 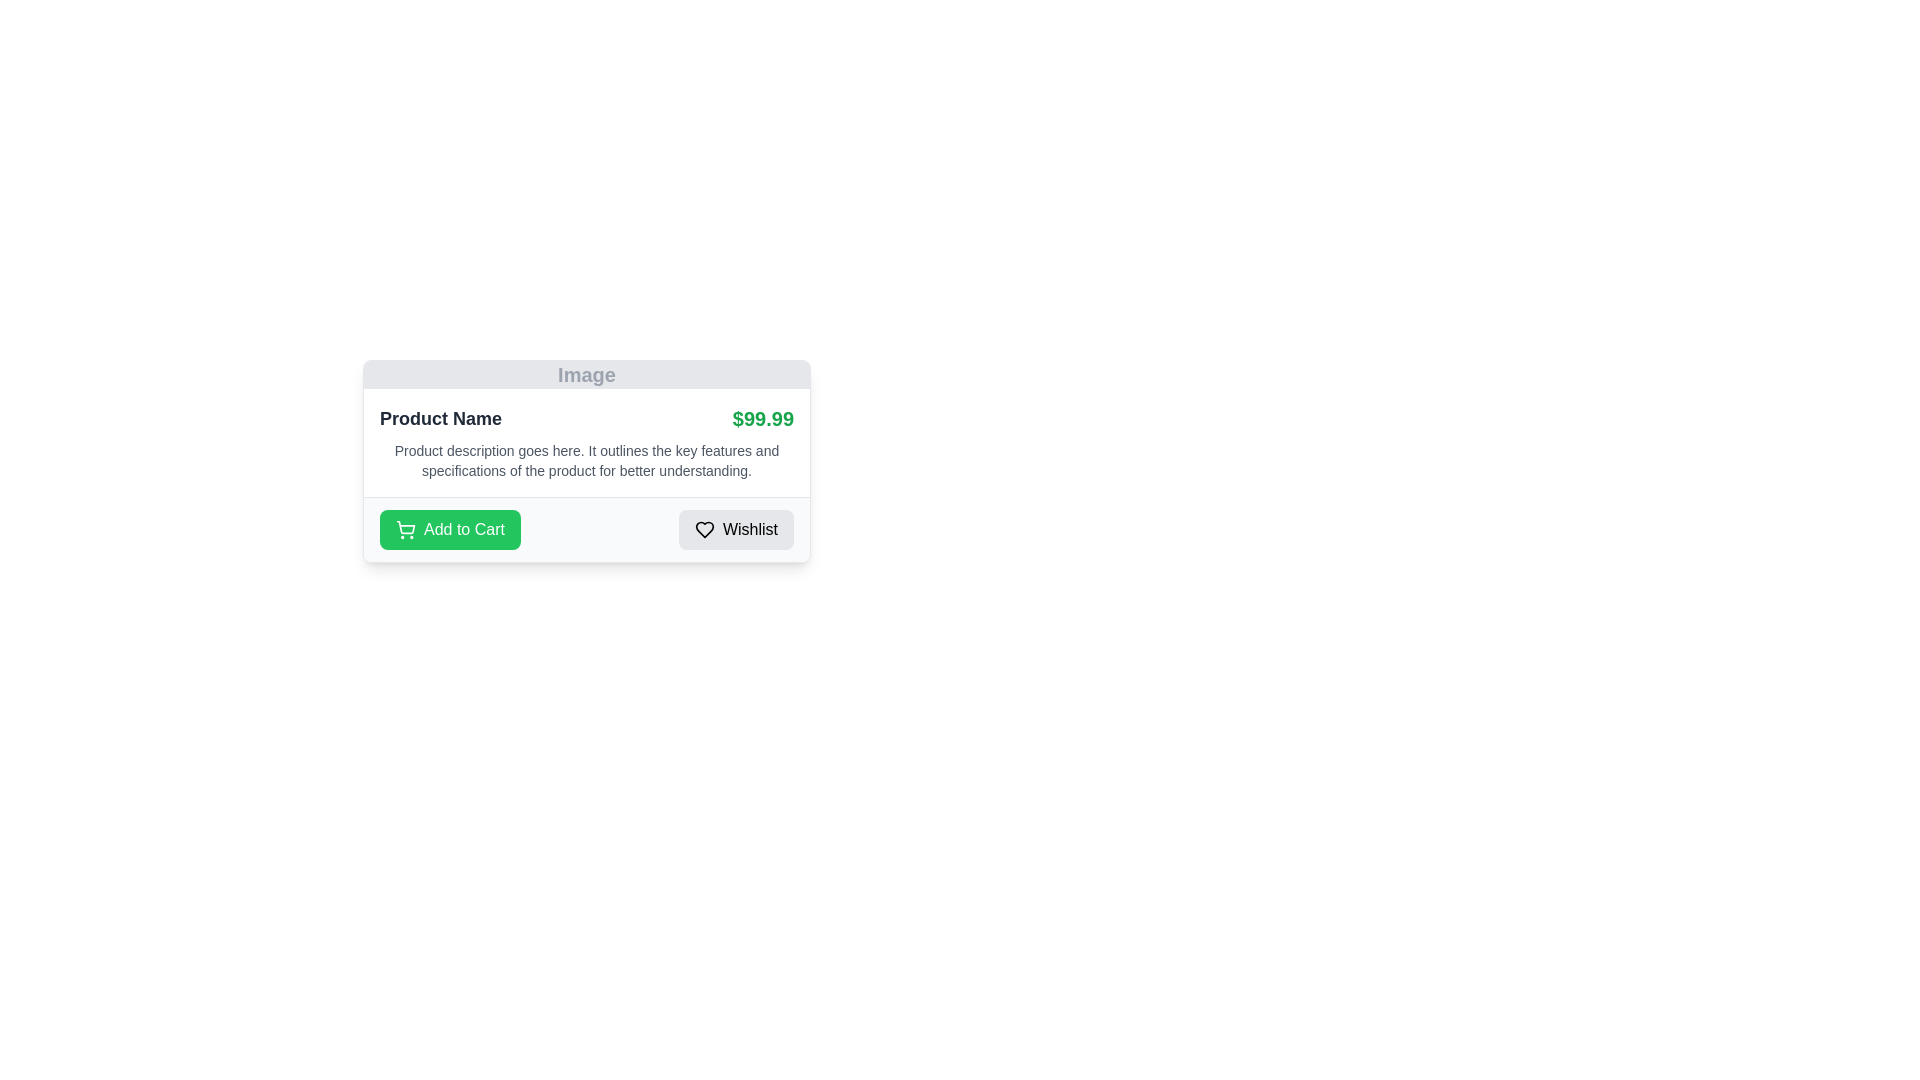 What do you see at coordinates (405, 528) in the screenshot?
I see `the shopping cart icon located on the left side of the green 'Add to Cart' button` at bounding box center [405, 528].